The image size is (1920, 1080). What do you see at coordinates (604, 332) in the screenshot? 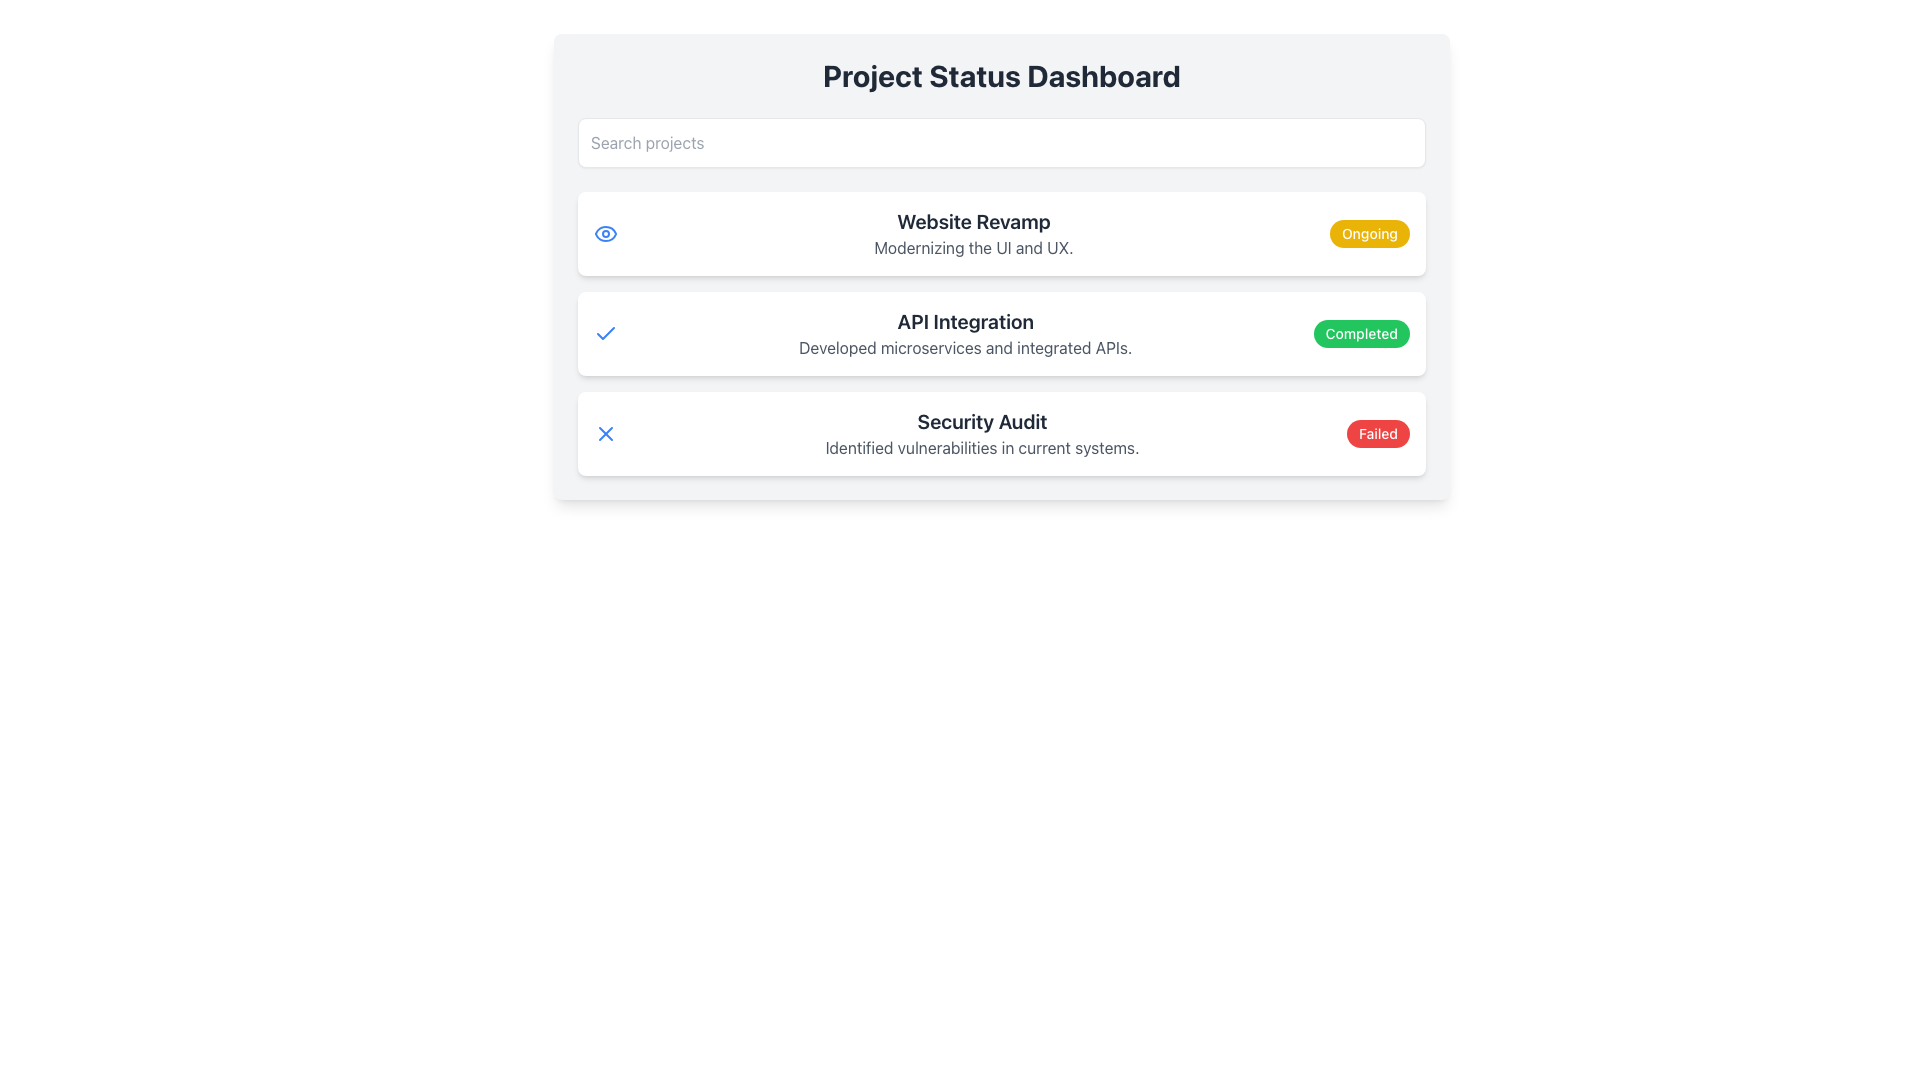
I see `the checkmark icon indicating successful completion of 'API Integration'` at bounding box center [604, 332].